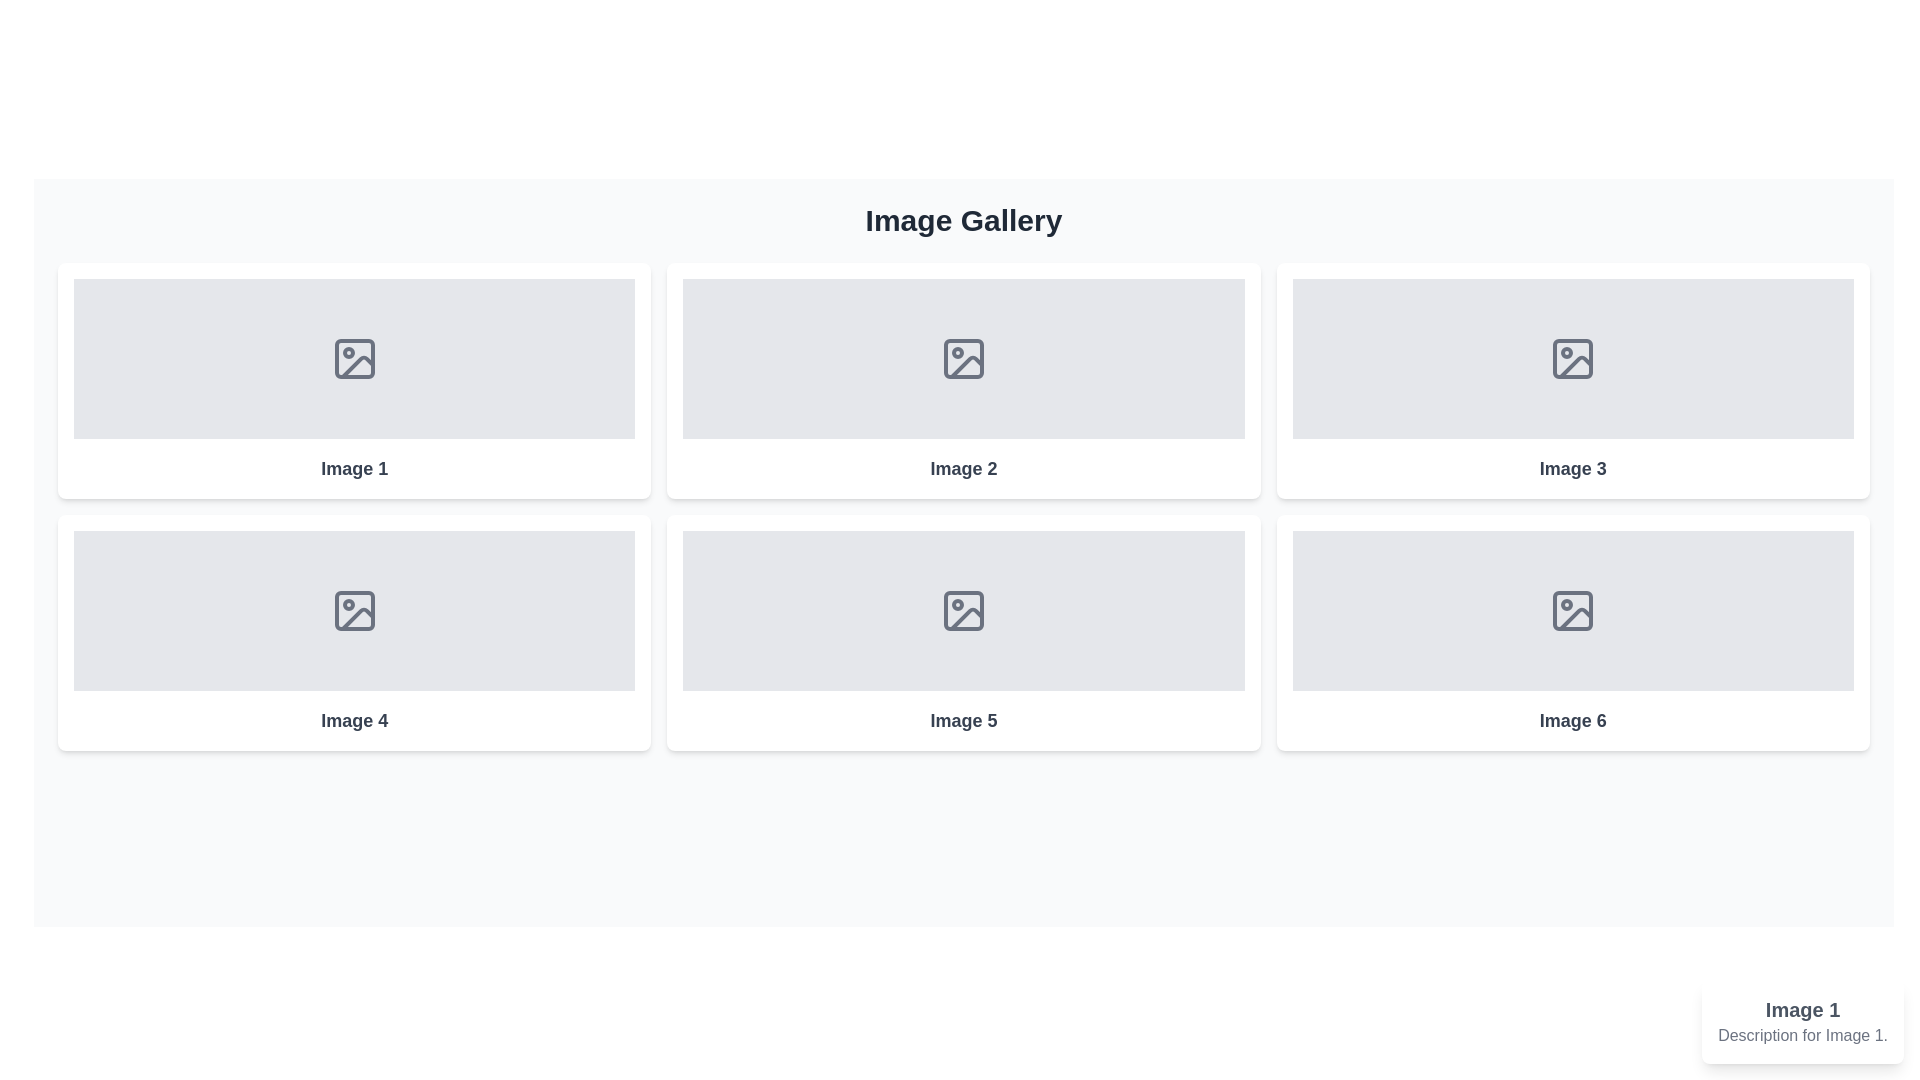 This screenshot has height=1080, width=1920. What do you see at coordinates (354, 357) in the screenshot?
I see `the Image Placeholder labeled 'Image 1' located in the first row, column one of the gallery grid` at bounding box center [354, 357].